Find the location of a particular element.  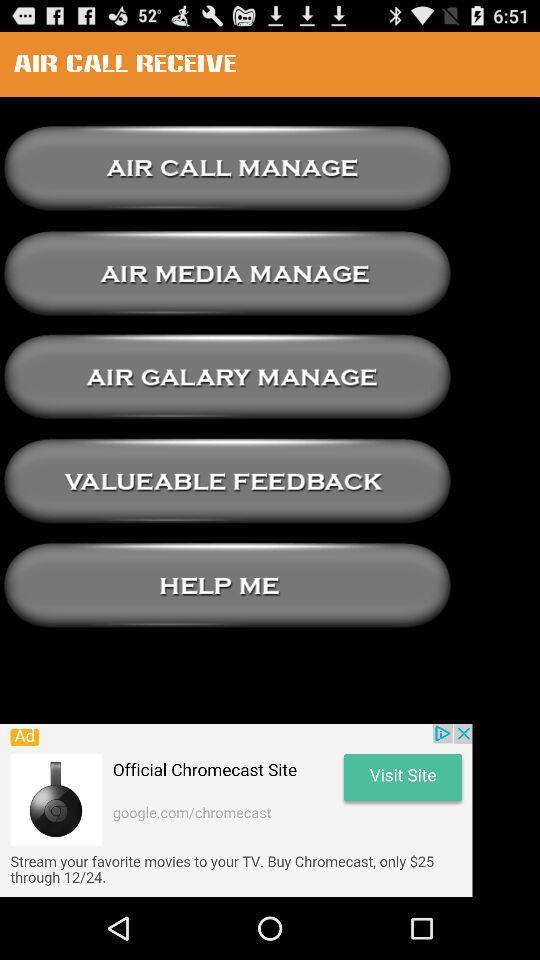

a select option is located at coordinates (226, 376).